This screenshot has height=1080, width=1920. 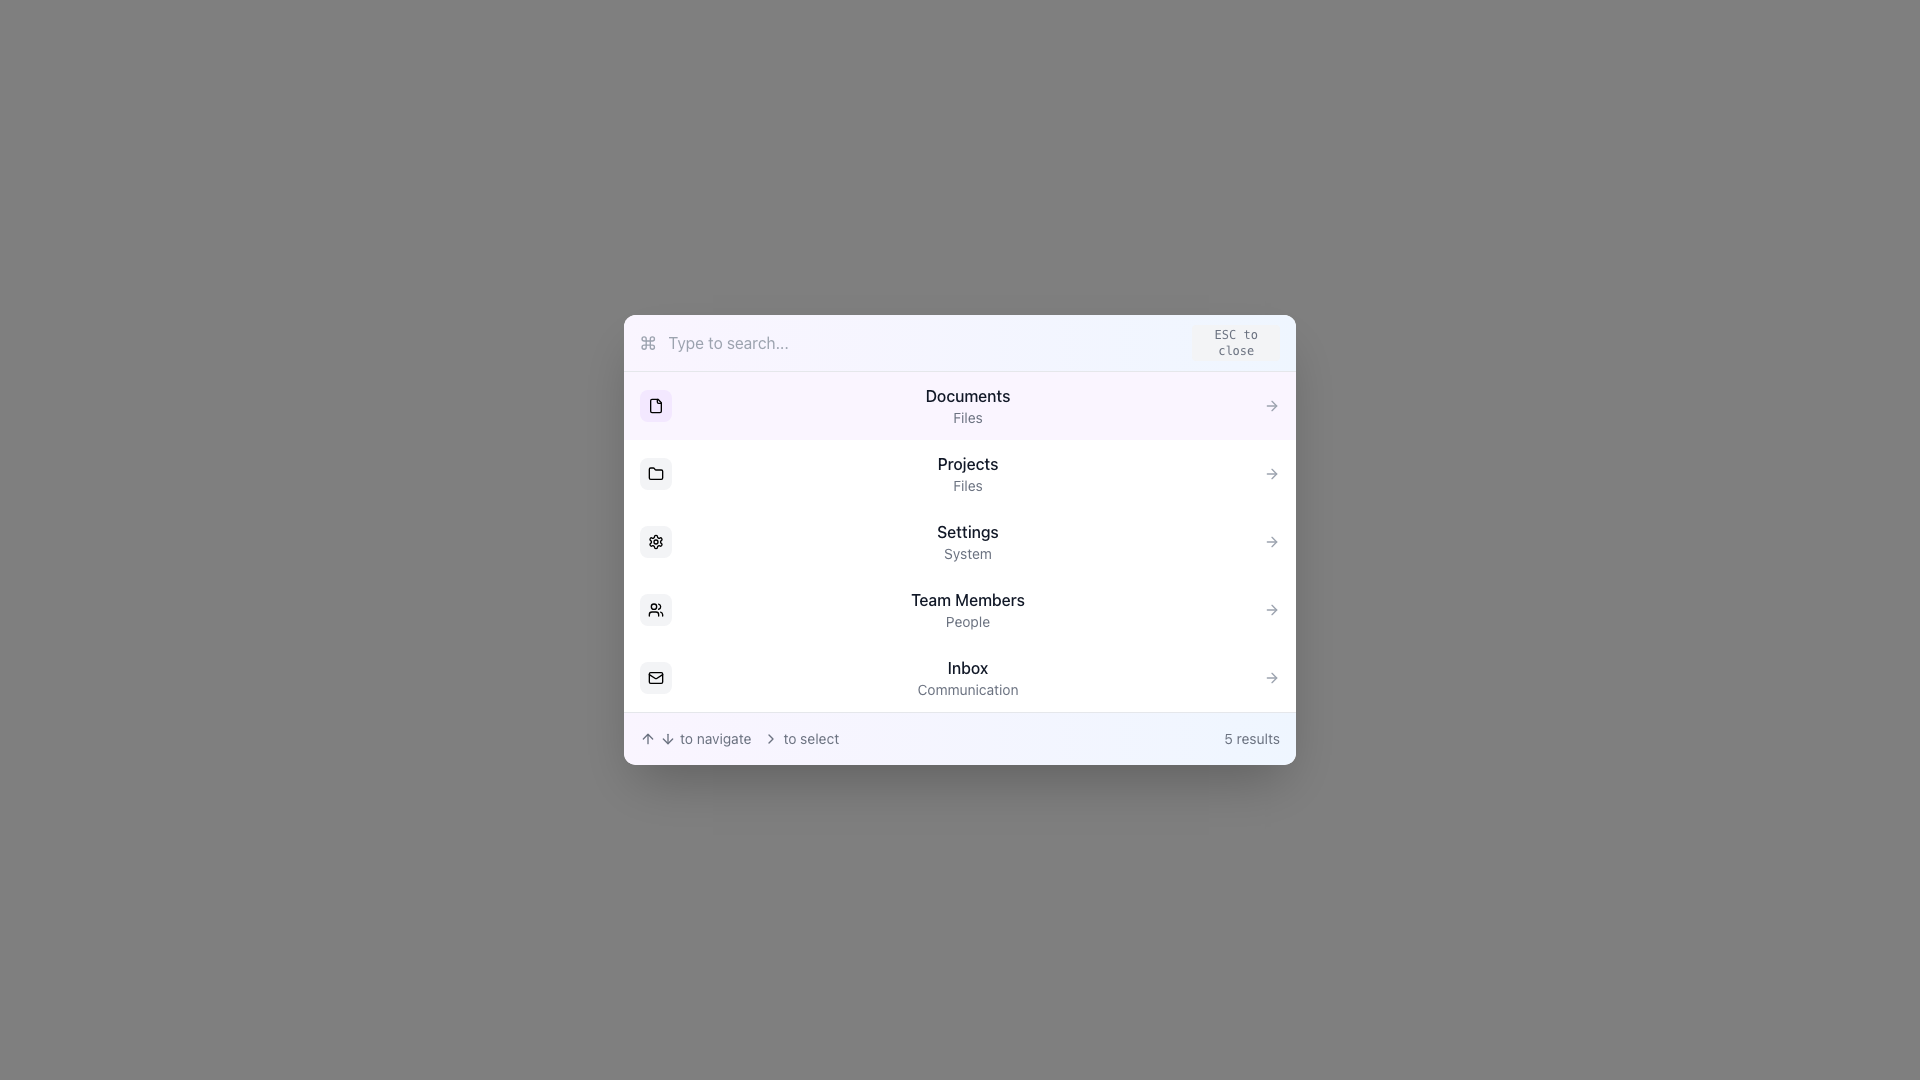 I want to click on the 'down' navigation icon located in the bottom-left section of the panel, adjacent to the upward-pointing arrow and the text 'to navigate.', so click(x=667, y=739).